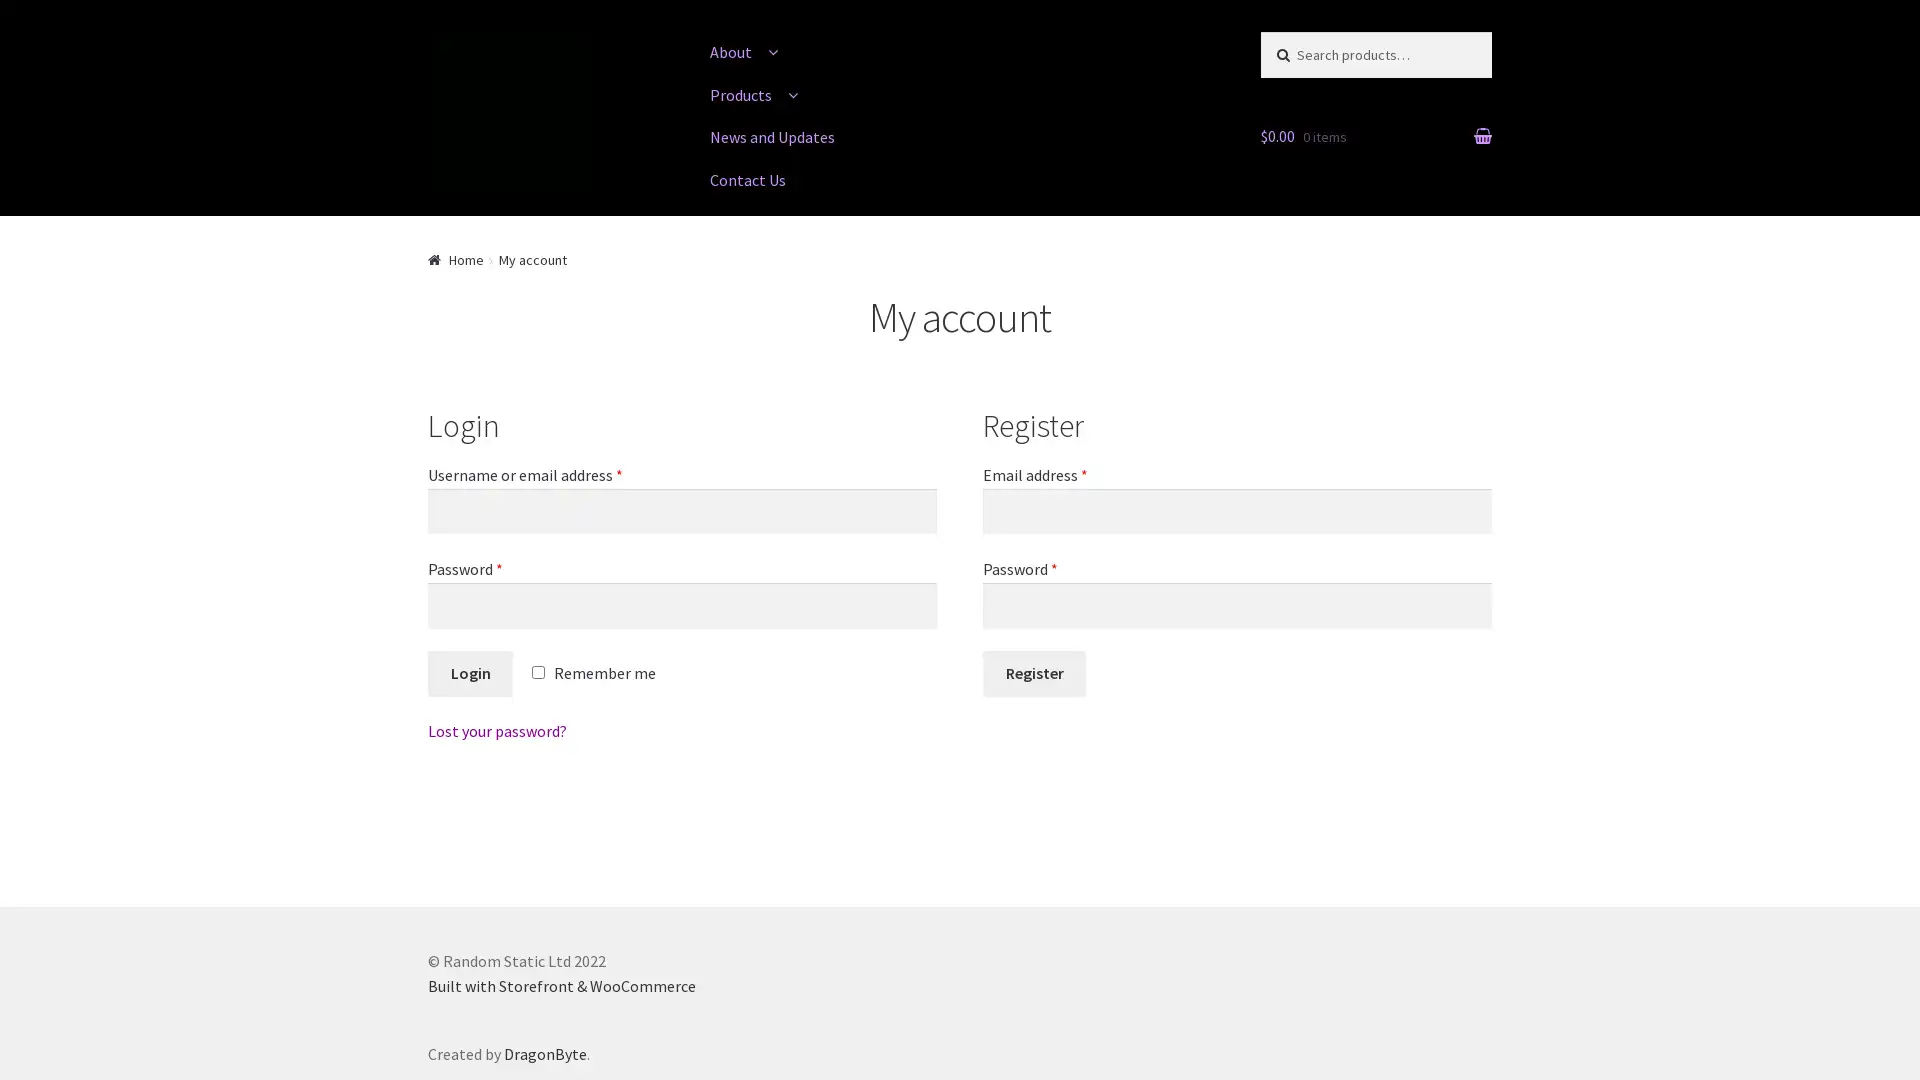 This screenshot has width=1920, height=1080. What do you see at coordinates (469, 673) in the screenshot?
I see `Login` at bounding box center [469, 673].